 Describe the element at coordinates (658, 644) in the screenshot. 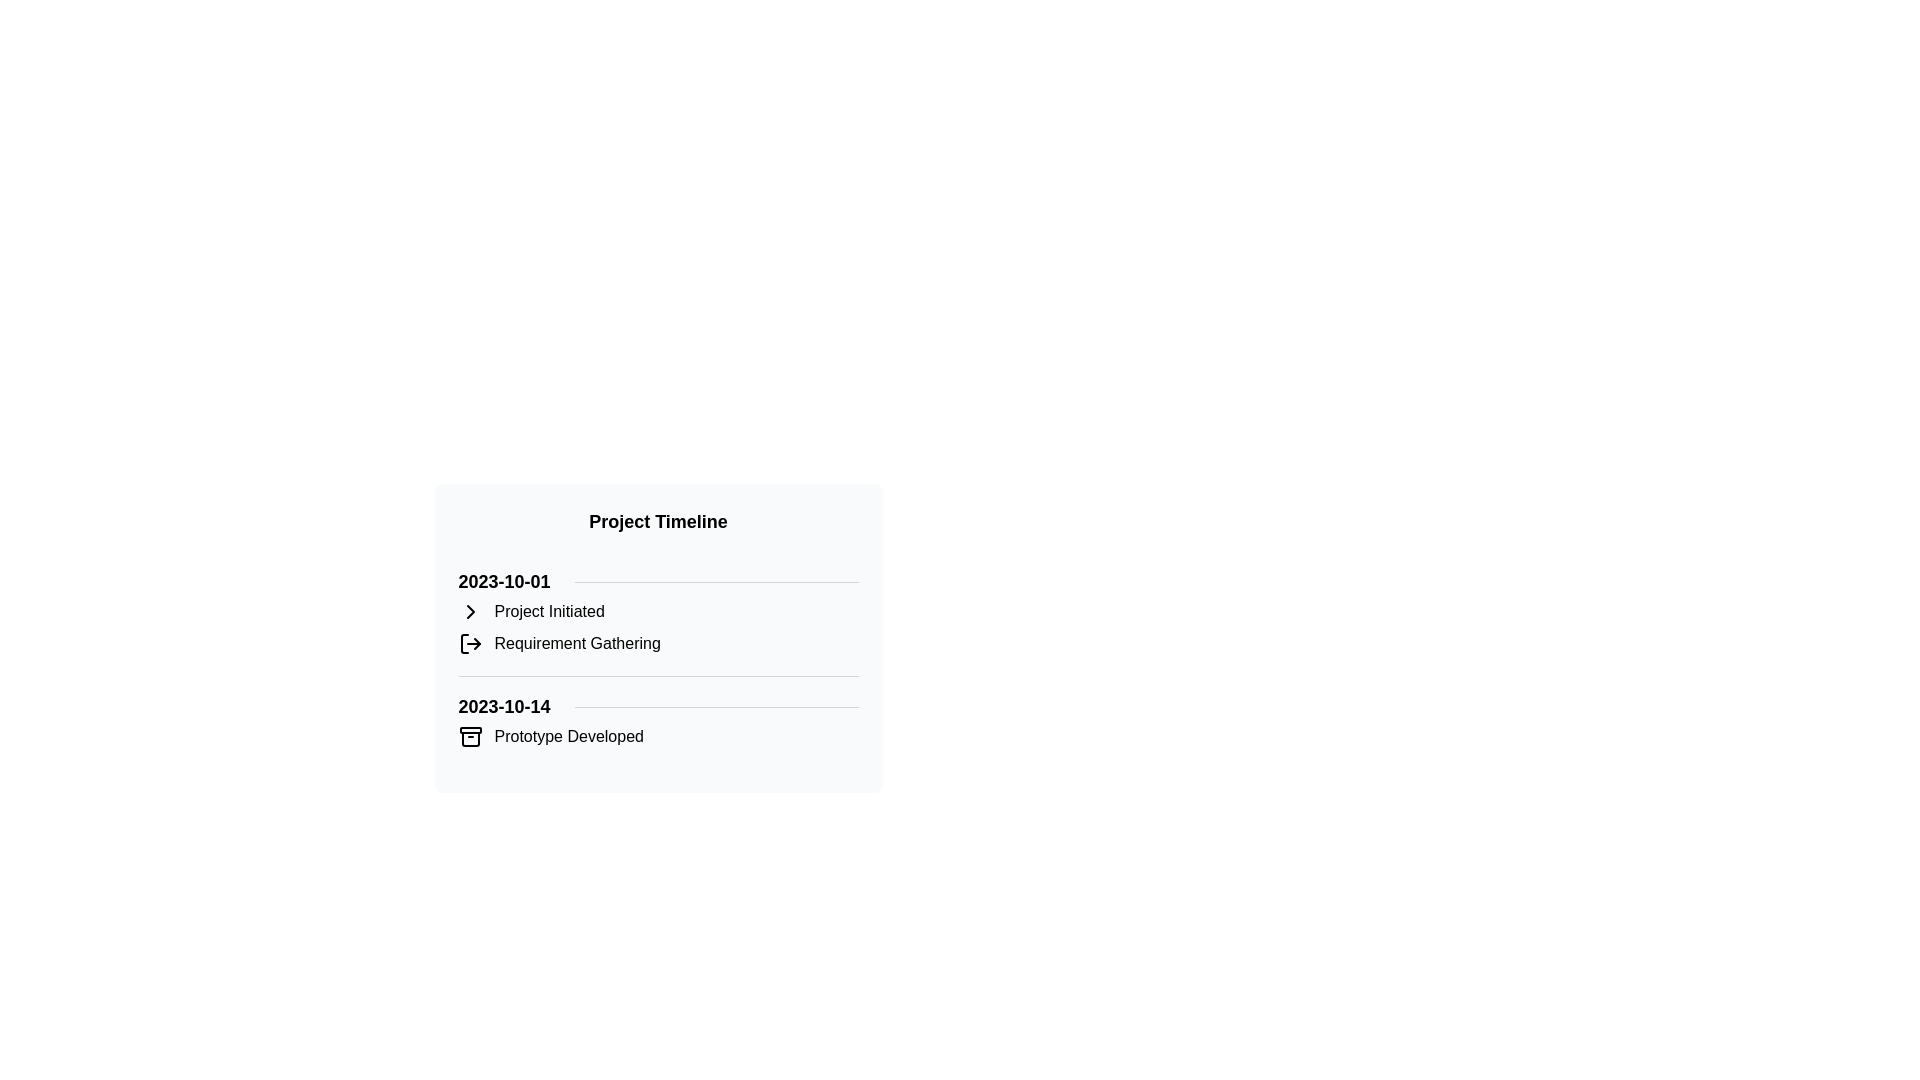

I see `the 'Requirement Gathering' list item` at that location.